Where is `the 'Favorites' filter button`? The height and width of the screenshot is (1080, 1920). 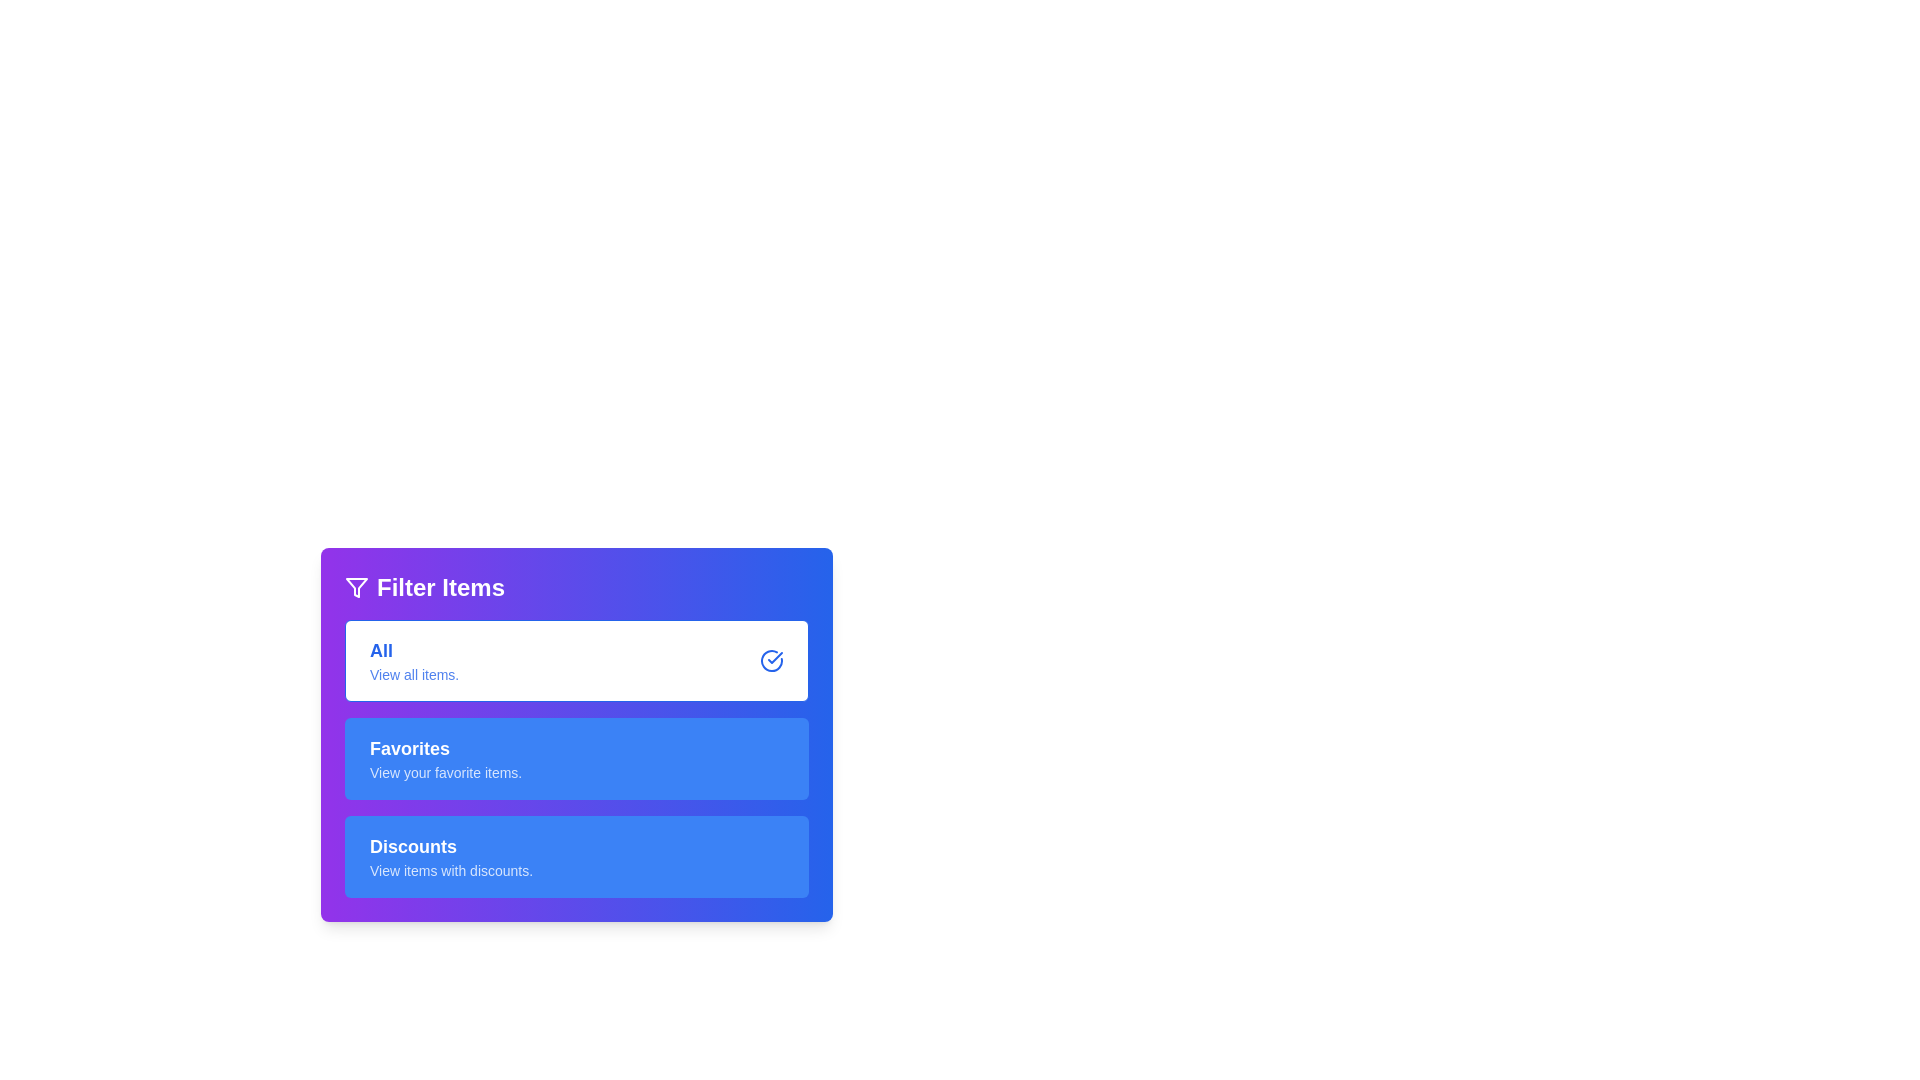
the 'Favorites' filter button is located at coordinates (575, 735).